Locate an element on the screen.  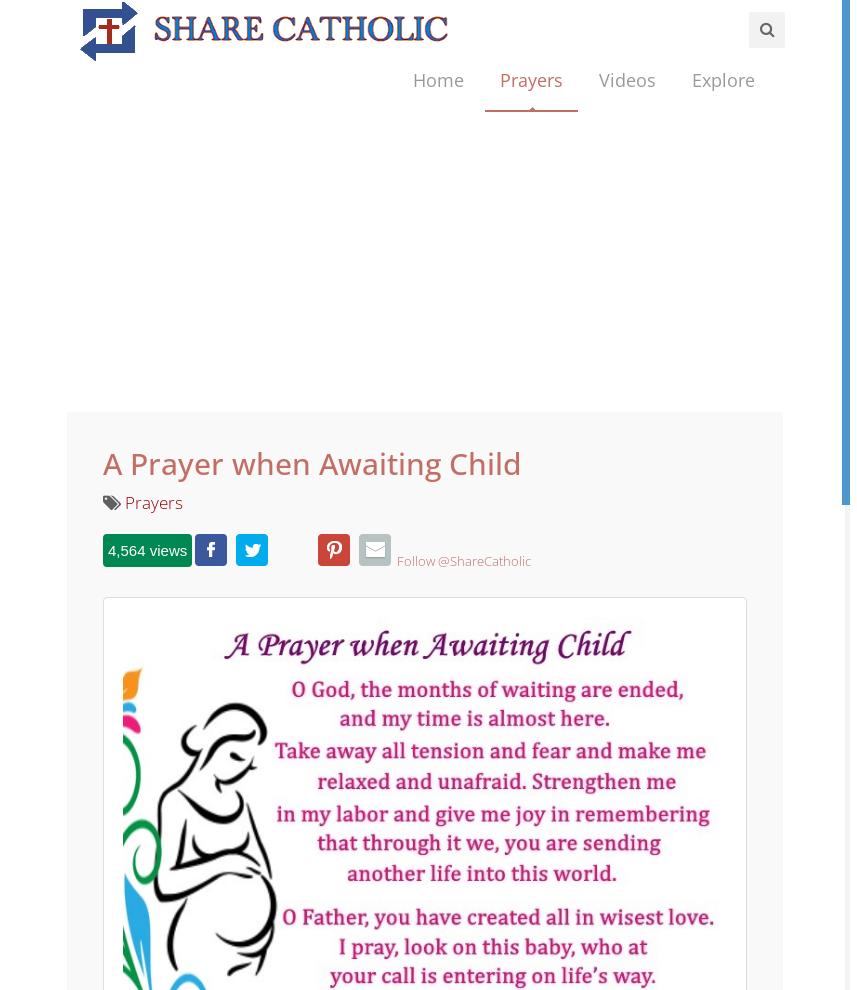
'Inspirational' is located at coordinates (691, 274).